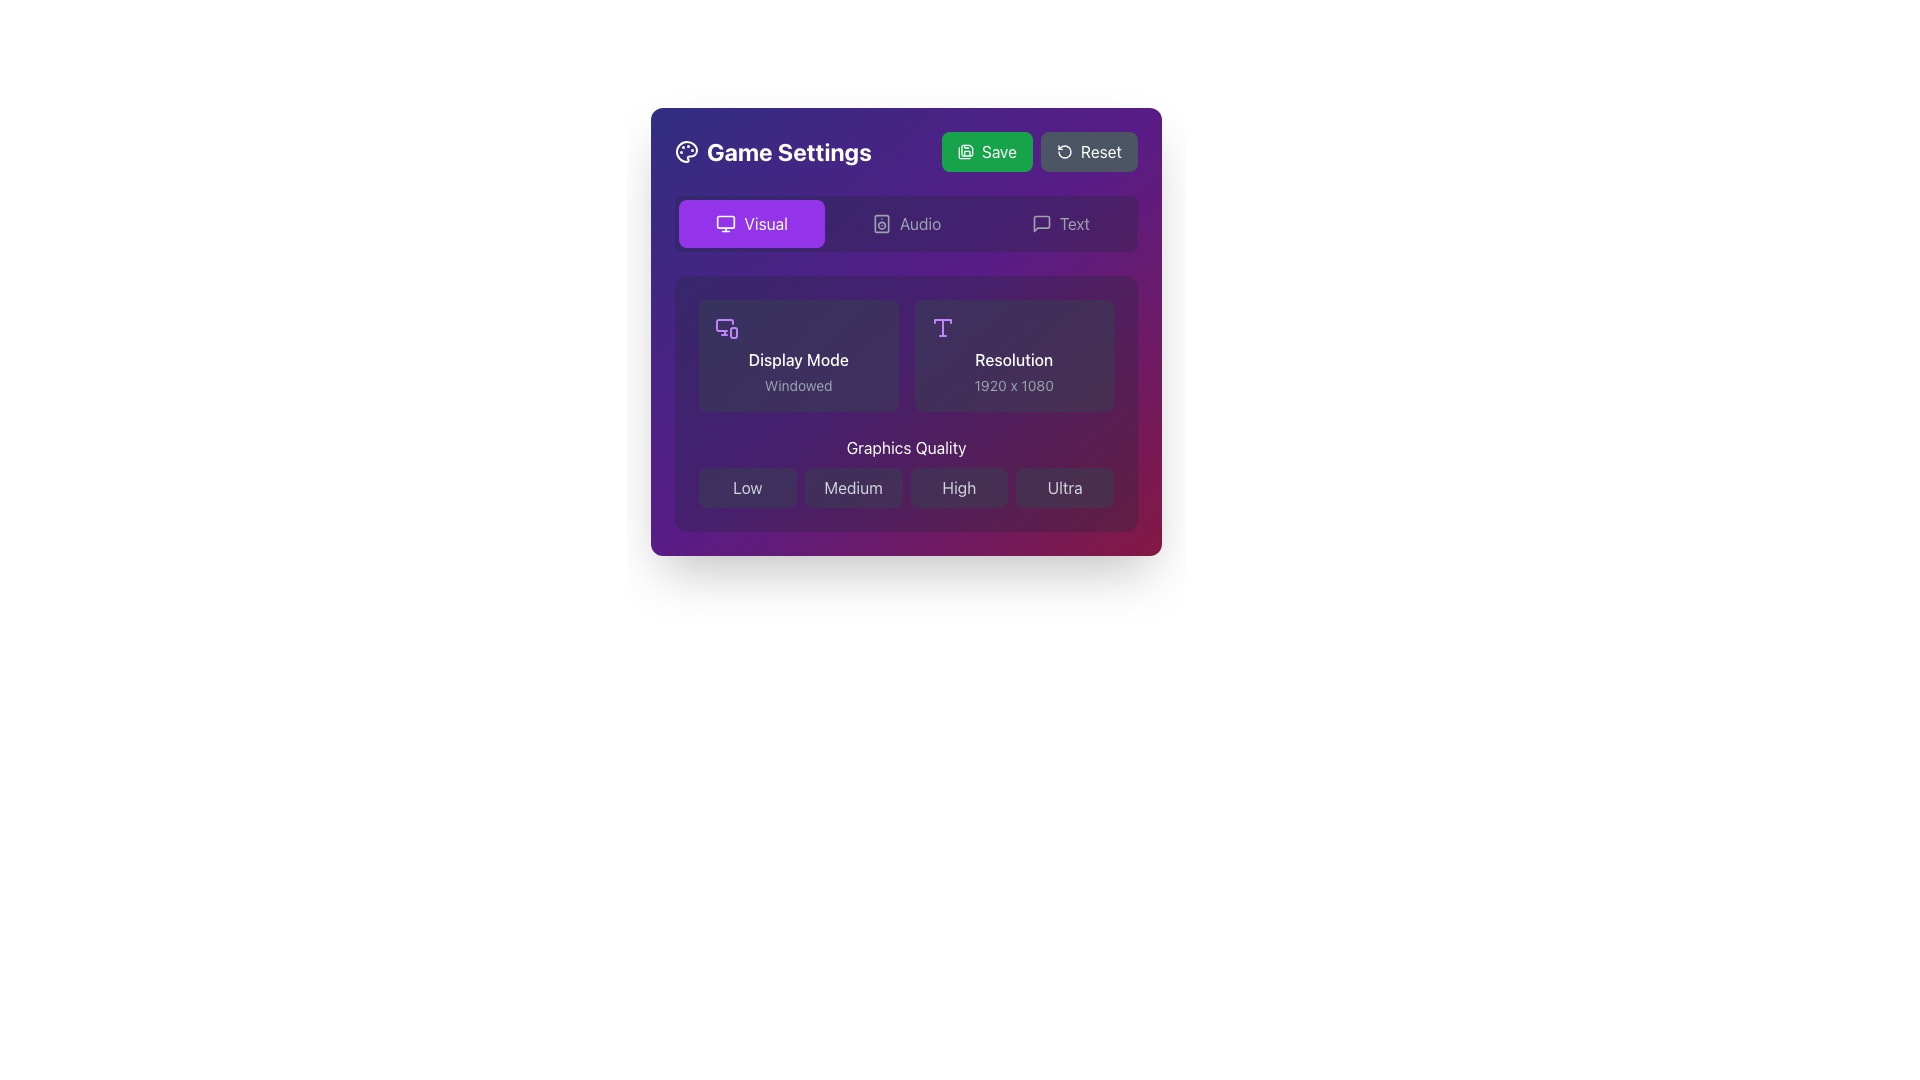 This screenshot has height=1080, width=1920. Describe the element at coordinates (964, 152) in the screenshot. I see `the save icon located in the top-right of the game settings menu` at that location.